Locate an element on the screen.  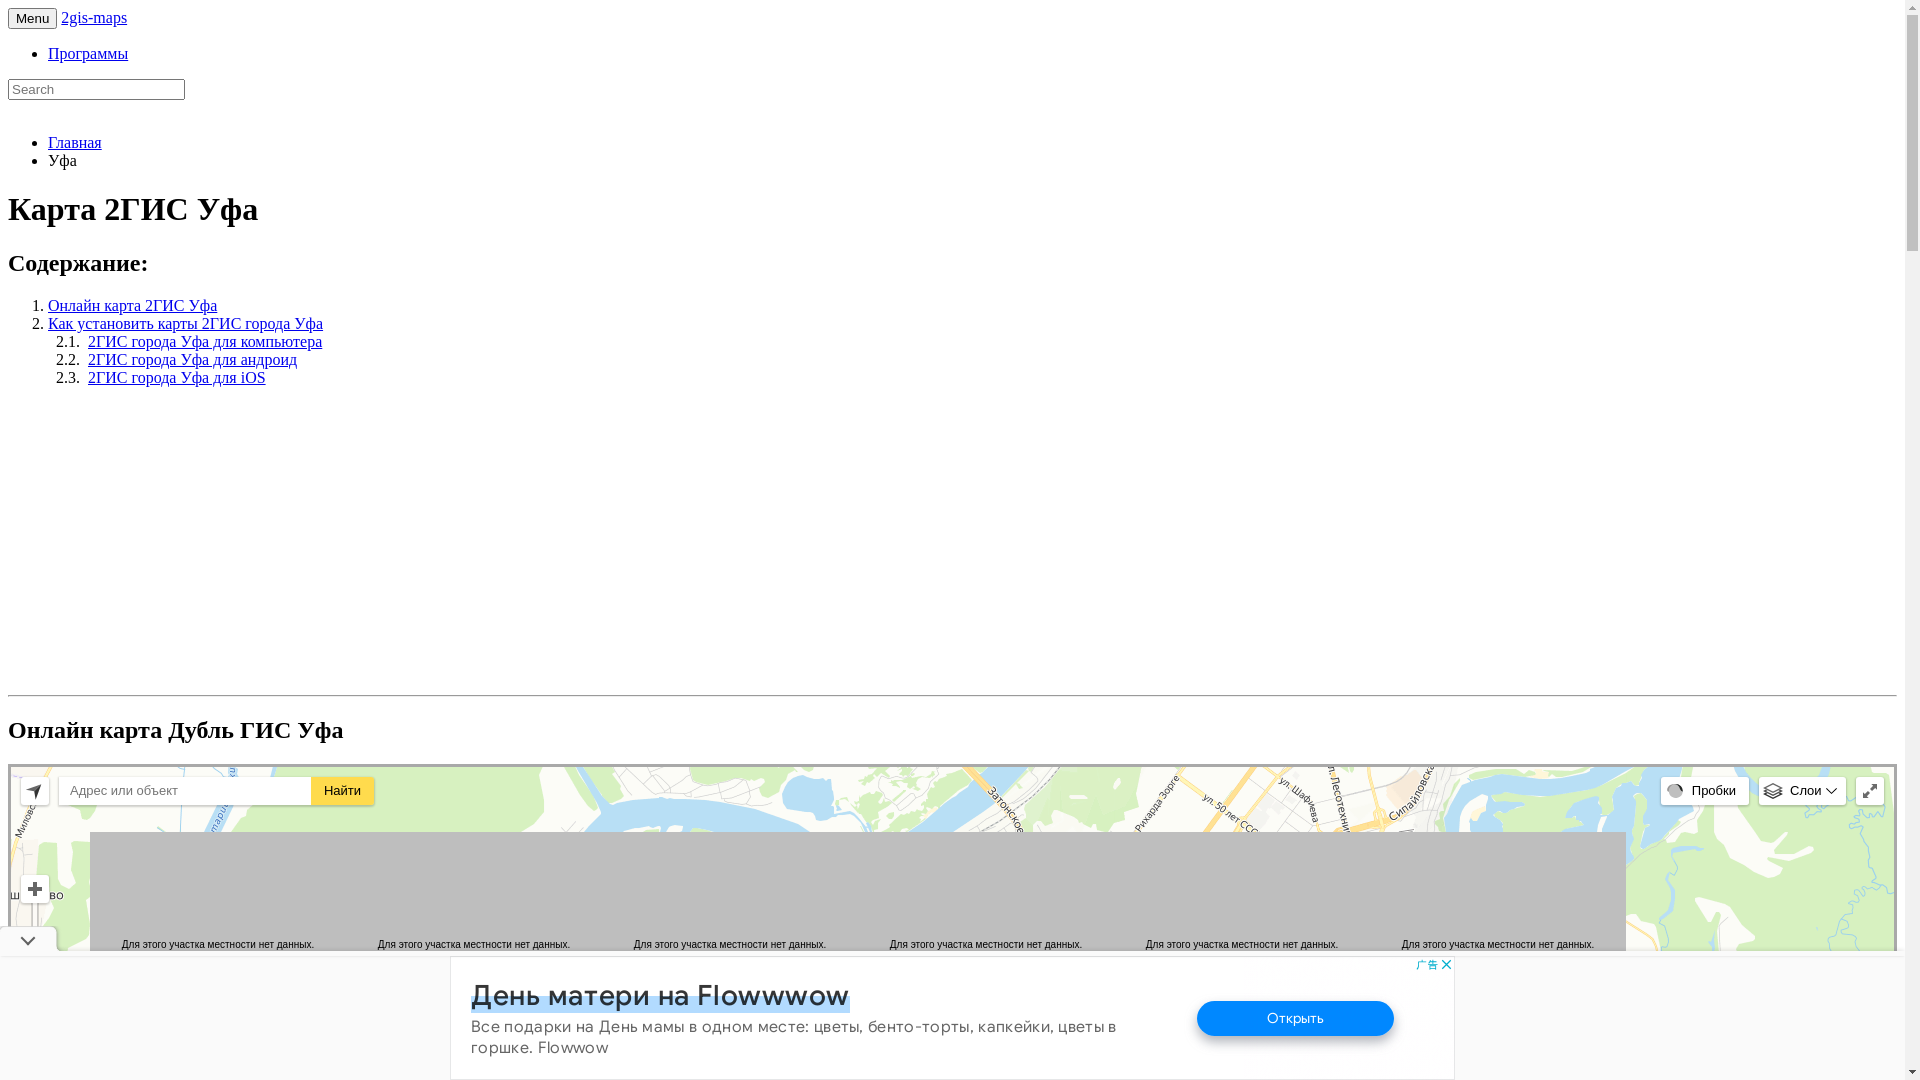
'2gis-maps' is located at coordinates (93, 17).